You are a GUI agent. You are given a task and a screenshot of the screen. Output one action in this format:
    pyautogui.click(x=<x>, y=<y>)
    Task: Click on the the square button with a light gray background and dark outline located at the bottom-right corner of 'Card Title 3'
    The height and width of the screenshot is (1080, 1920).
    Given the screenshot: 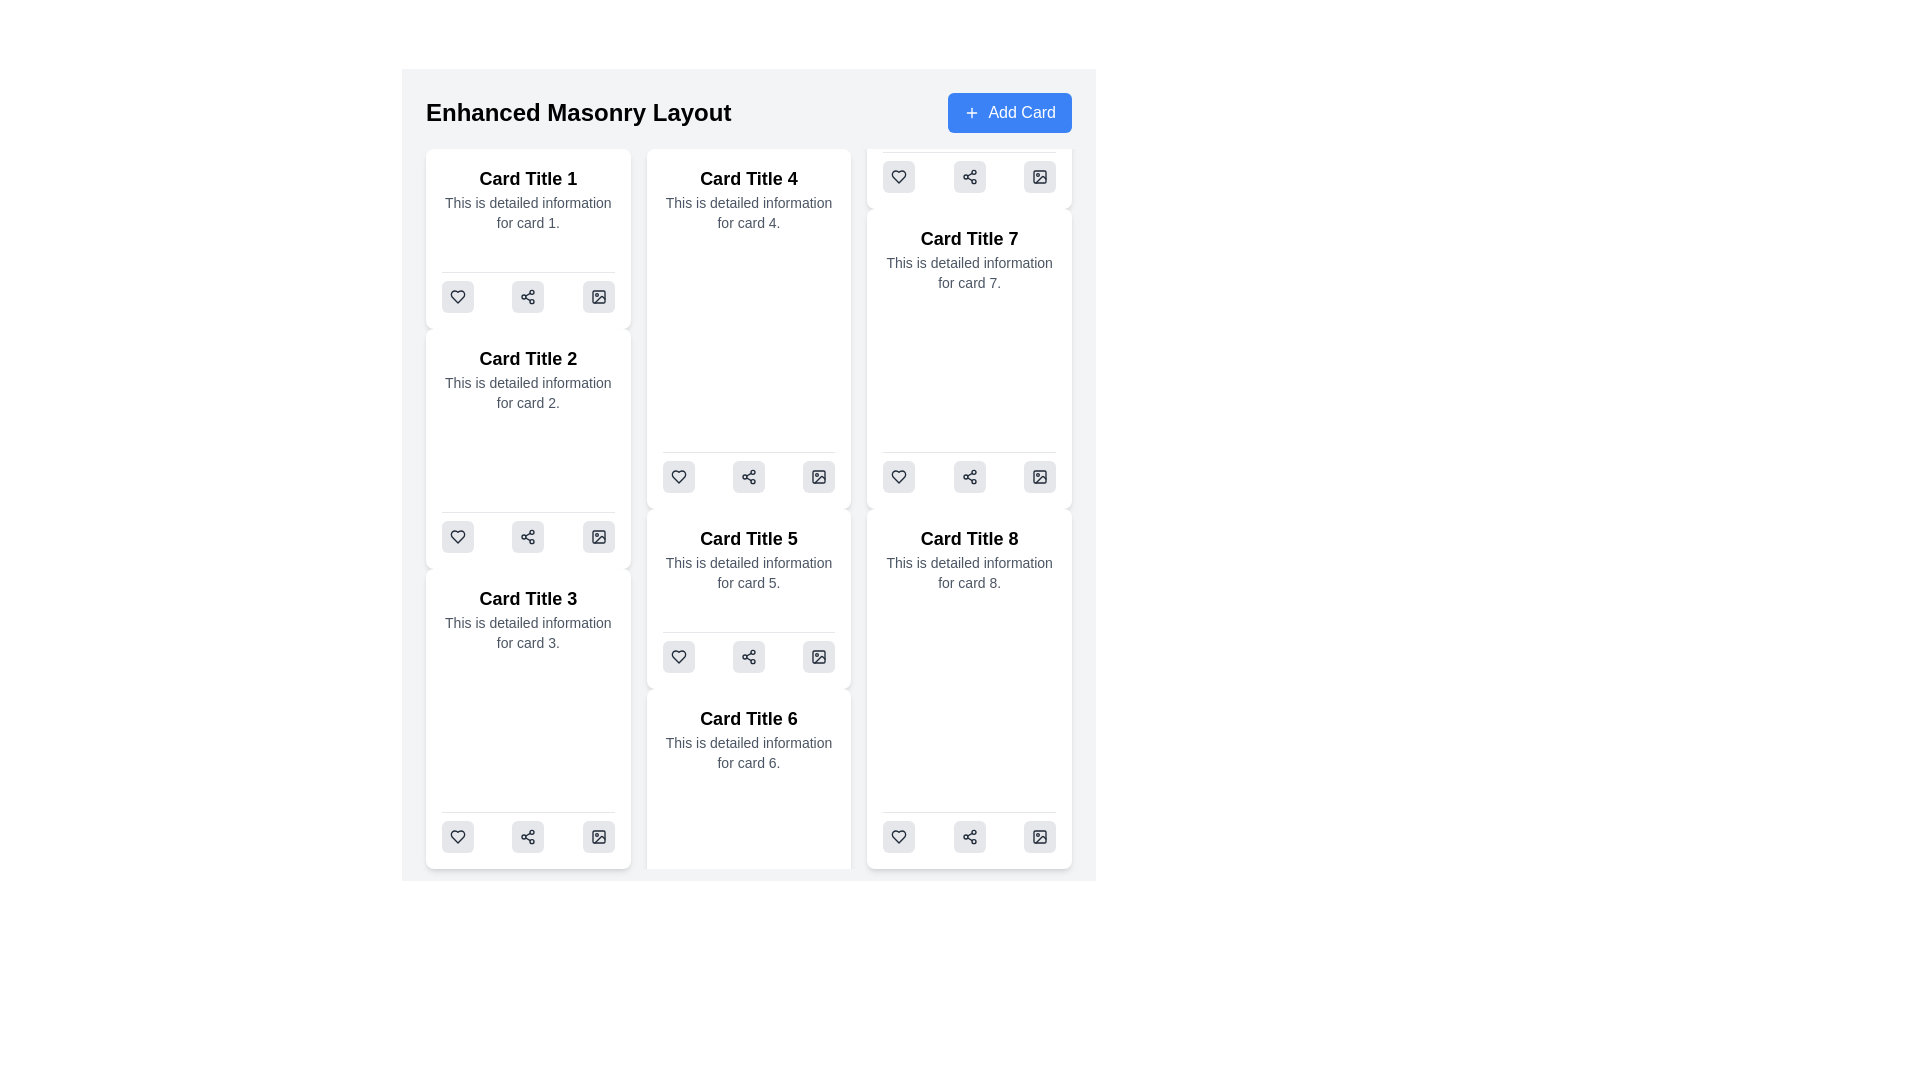 What is the action you would take?
    pyautogui.click(x=597, y=535)
    